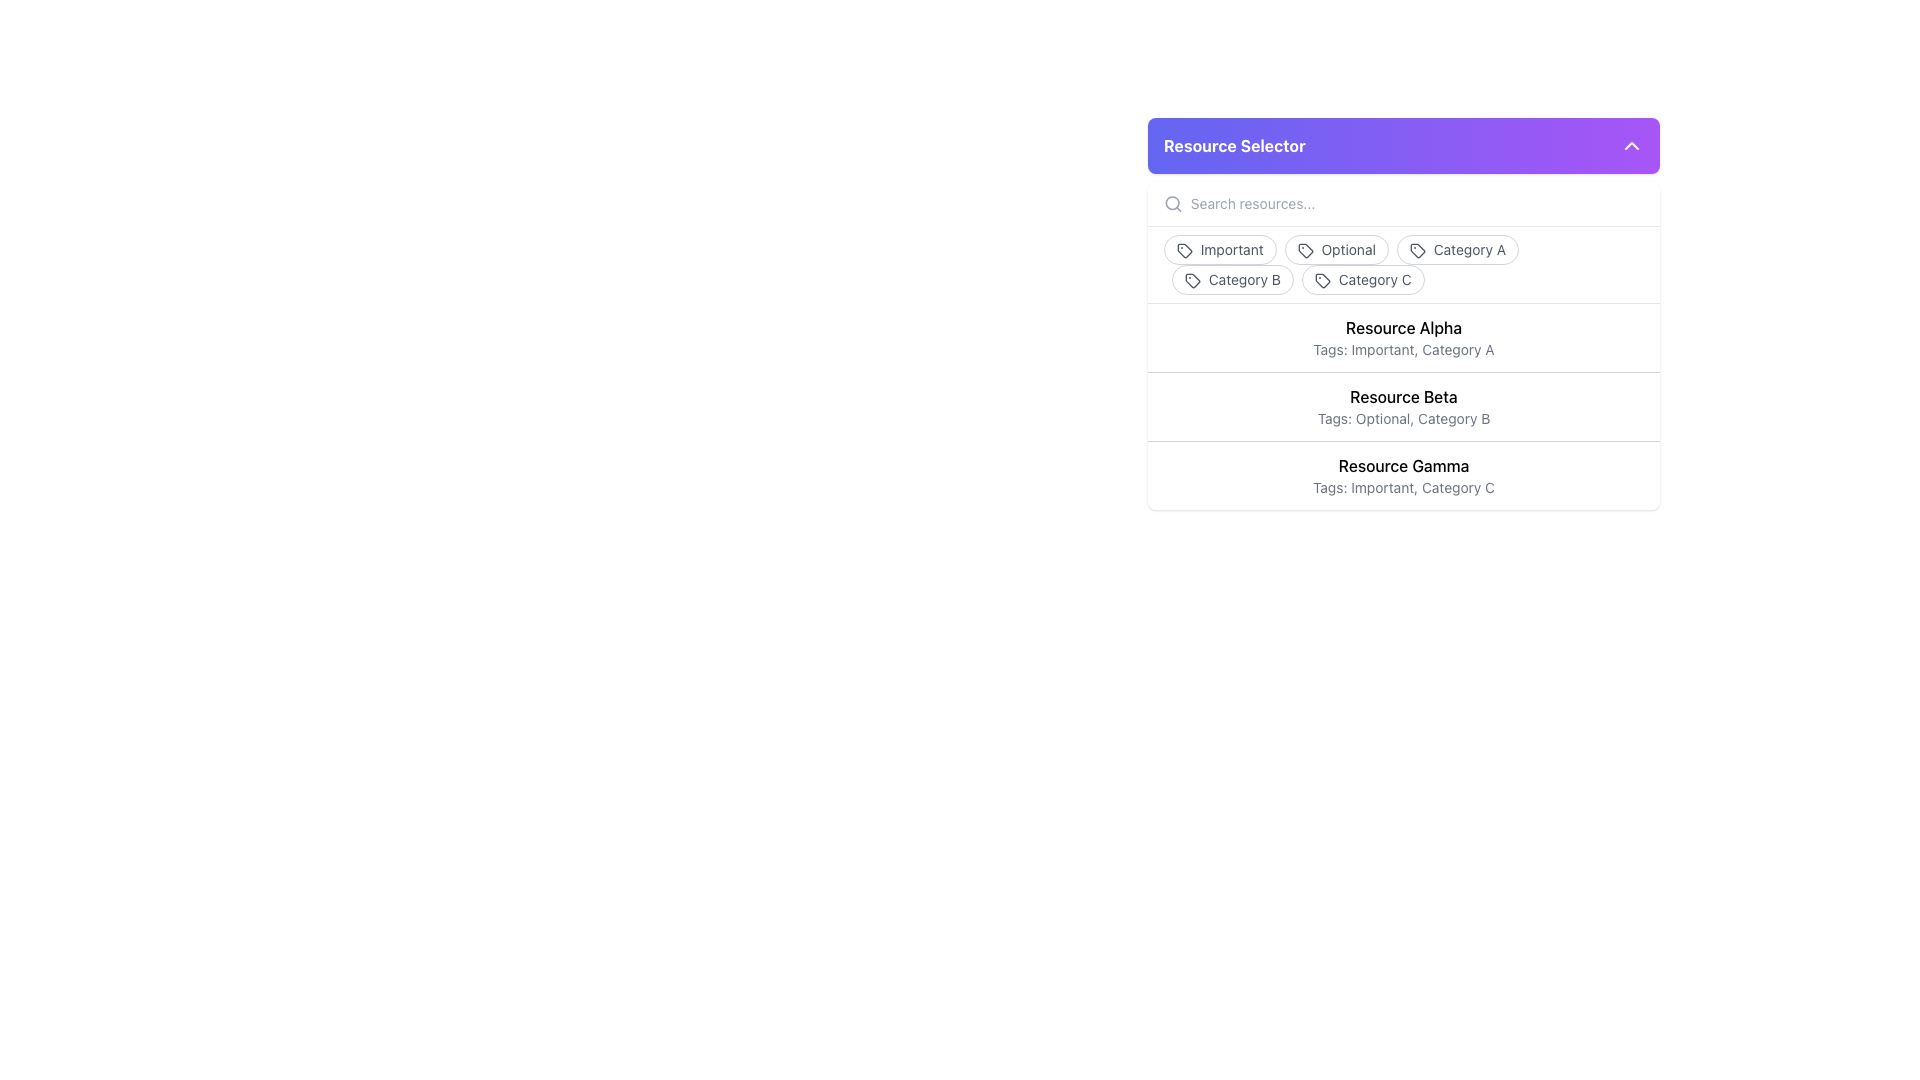 The width and height of the screenshot is (1920, 1080). I want to click on the 'Important' tag, which is a pill-shaped tag with a white background and grey text, so click(1219, 249).